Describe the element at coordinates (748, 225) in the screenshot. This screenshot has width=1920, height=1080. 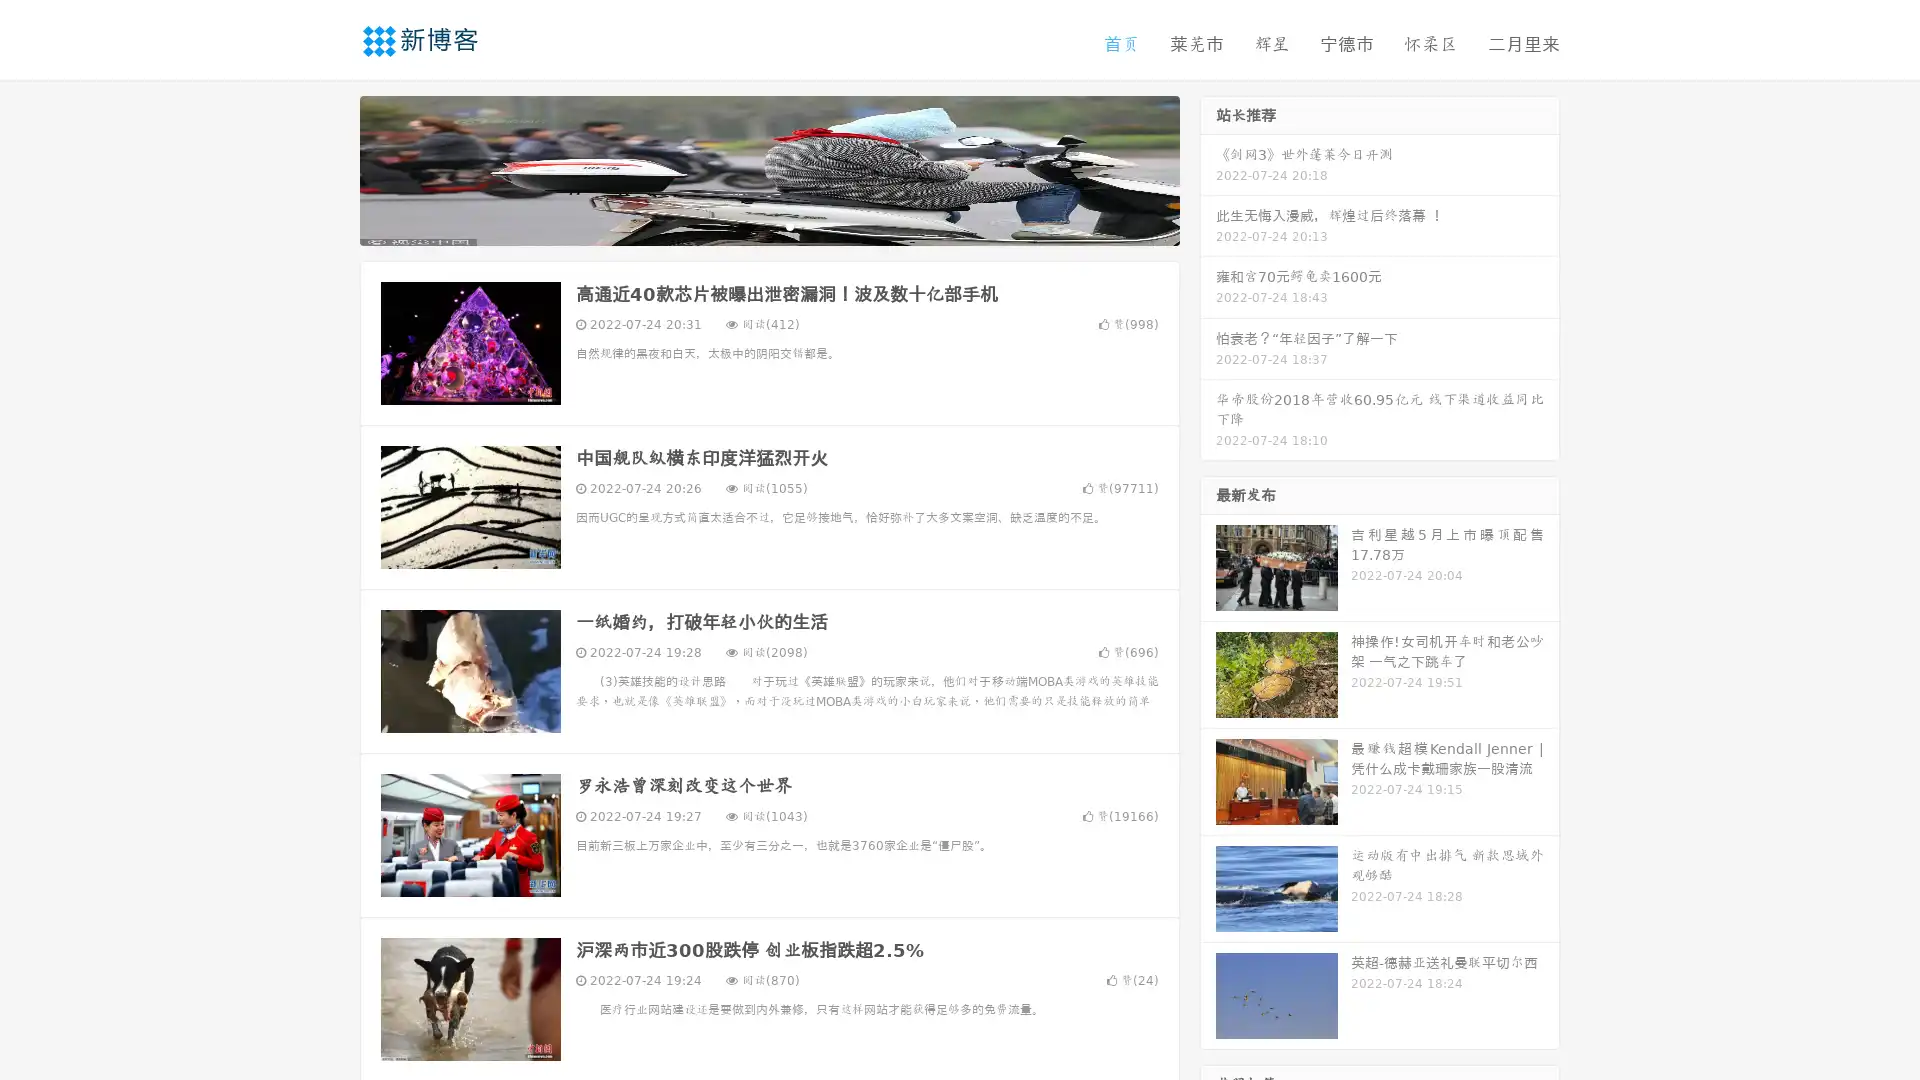
I see `Go to slide 1` at that location.